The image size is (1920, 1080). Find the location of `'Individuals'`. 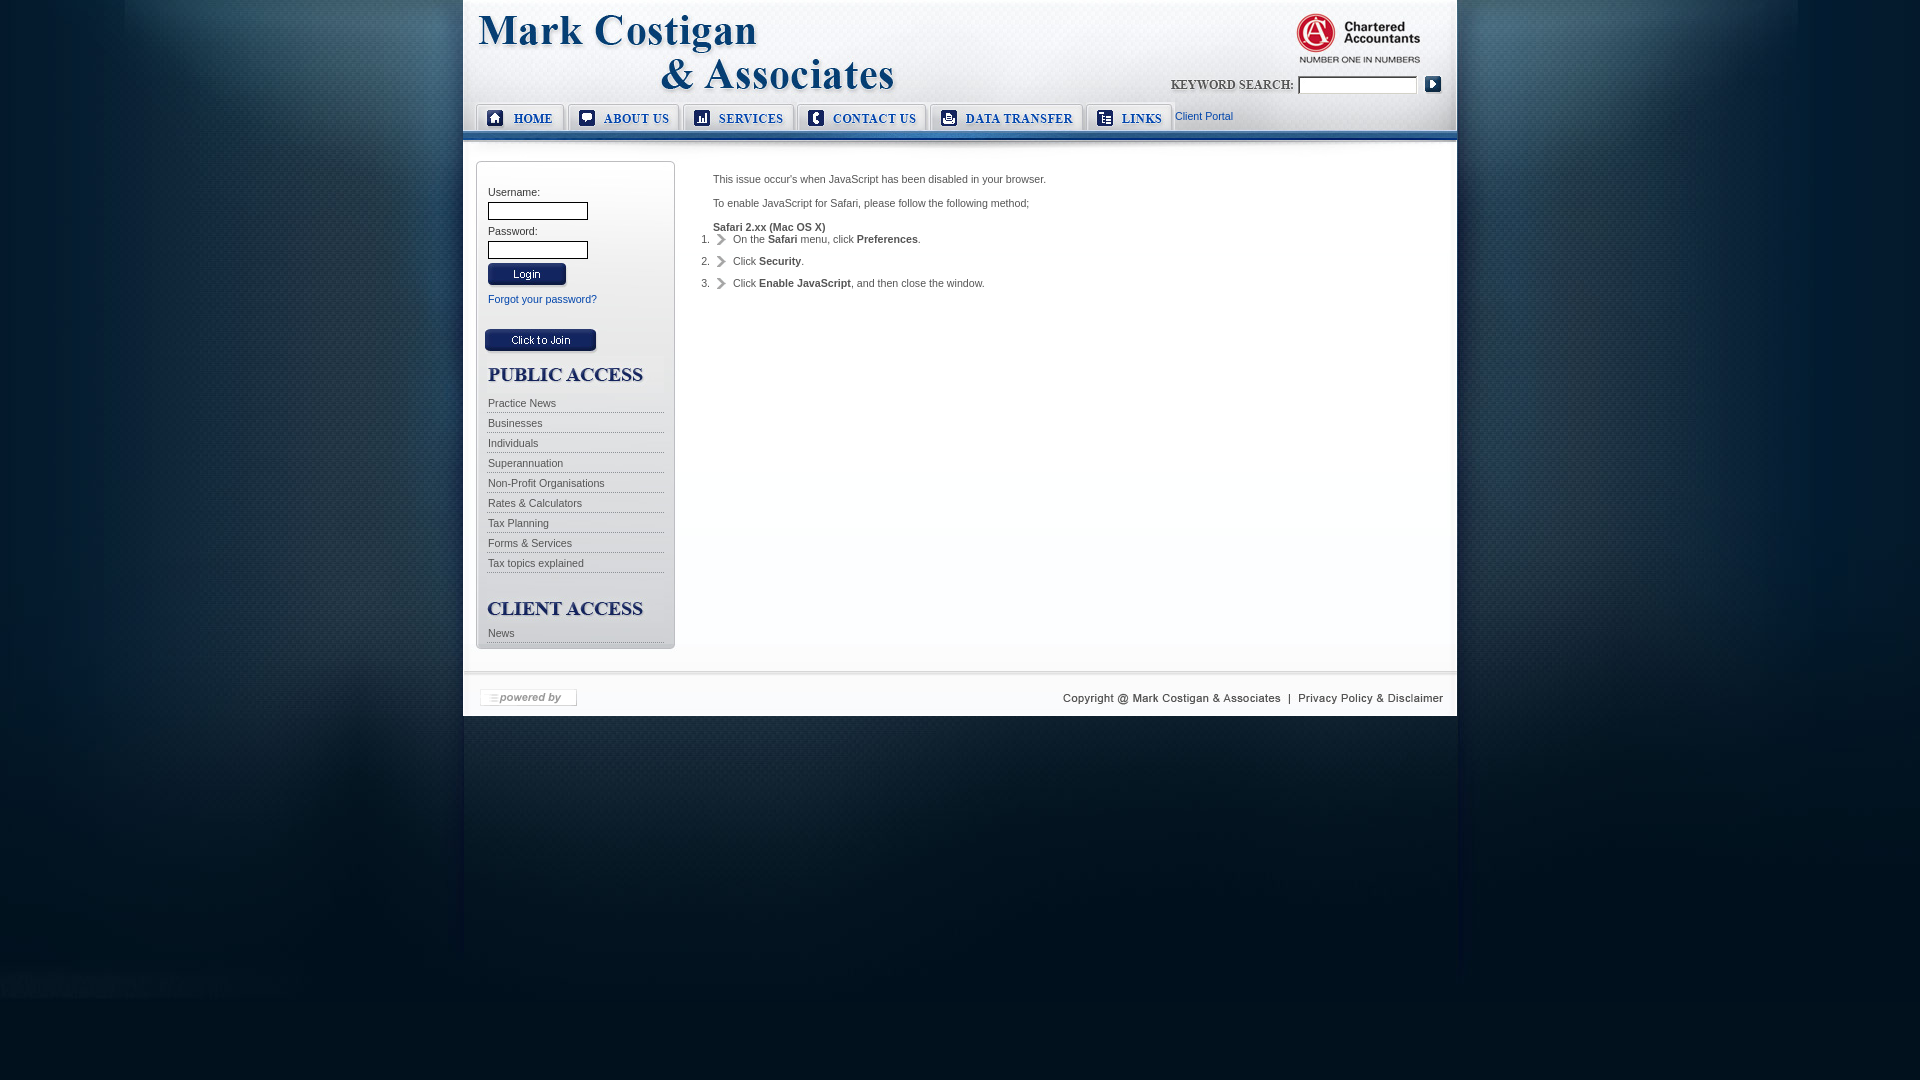

'Individuals' is located at coordinates (488, 442).